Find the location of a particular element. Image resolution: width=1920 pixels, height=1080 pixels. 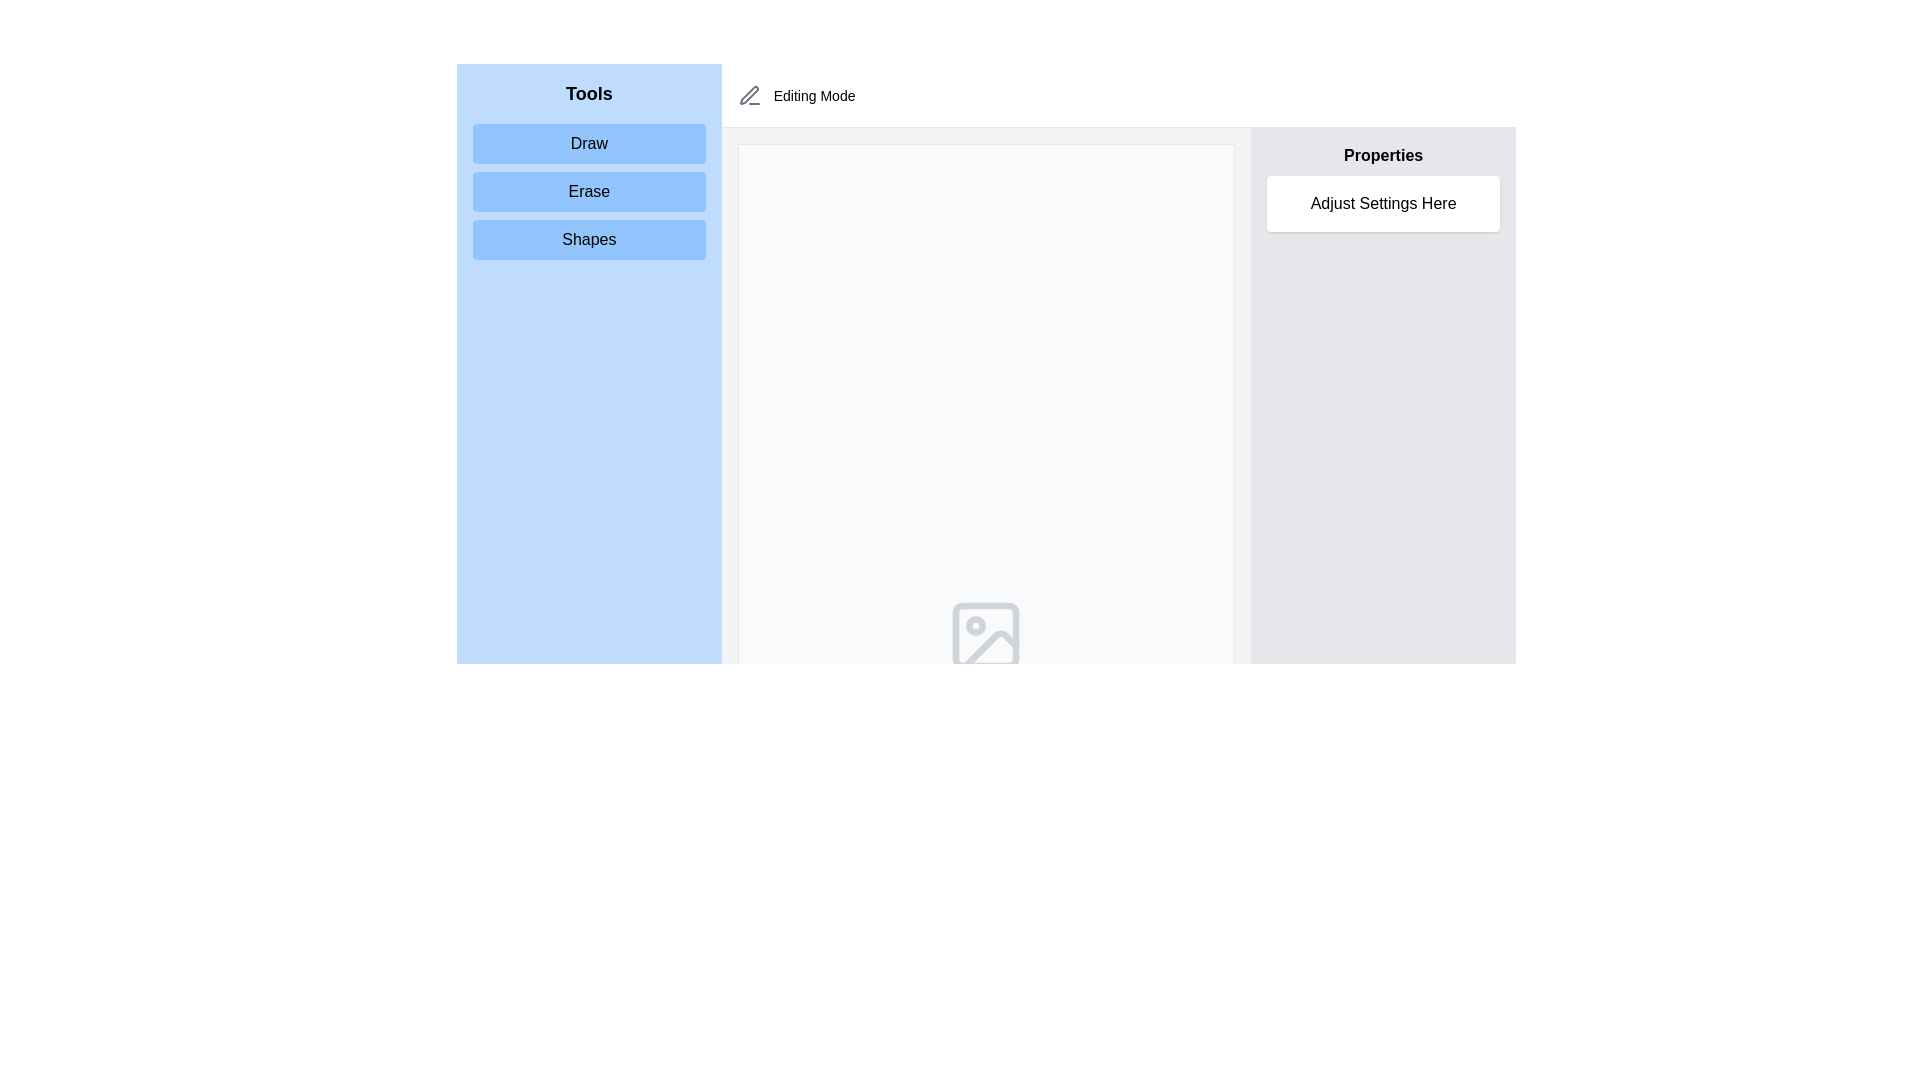

the non-interactive Text Label at the top of the left sidebar that categorizes the interactive tools below is located at coordinates (588, 93).